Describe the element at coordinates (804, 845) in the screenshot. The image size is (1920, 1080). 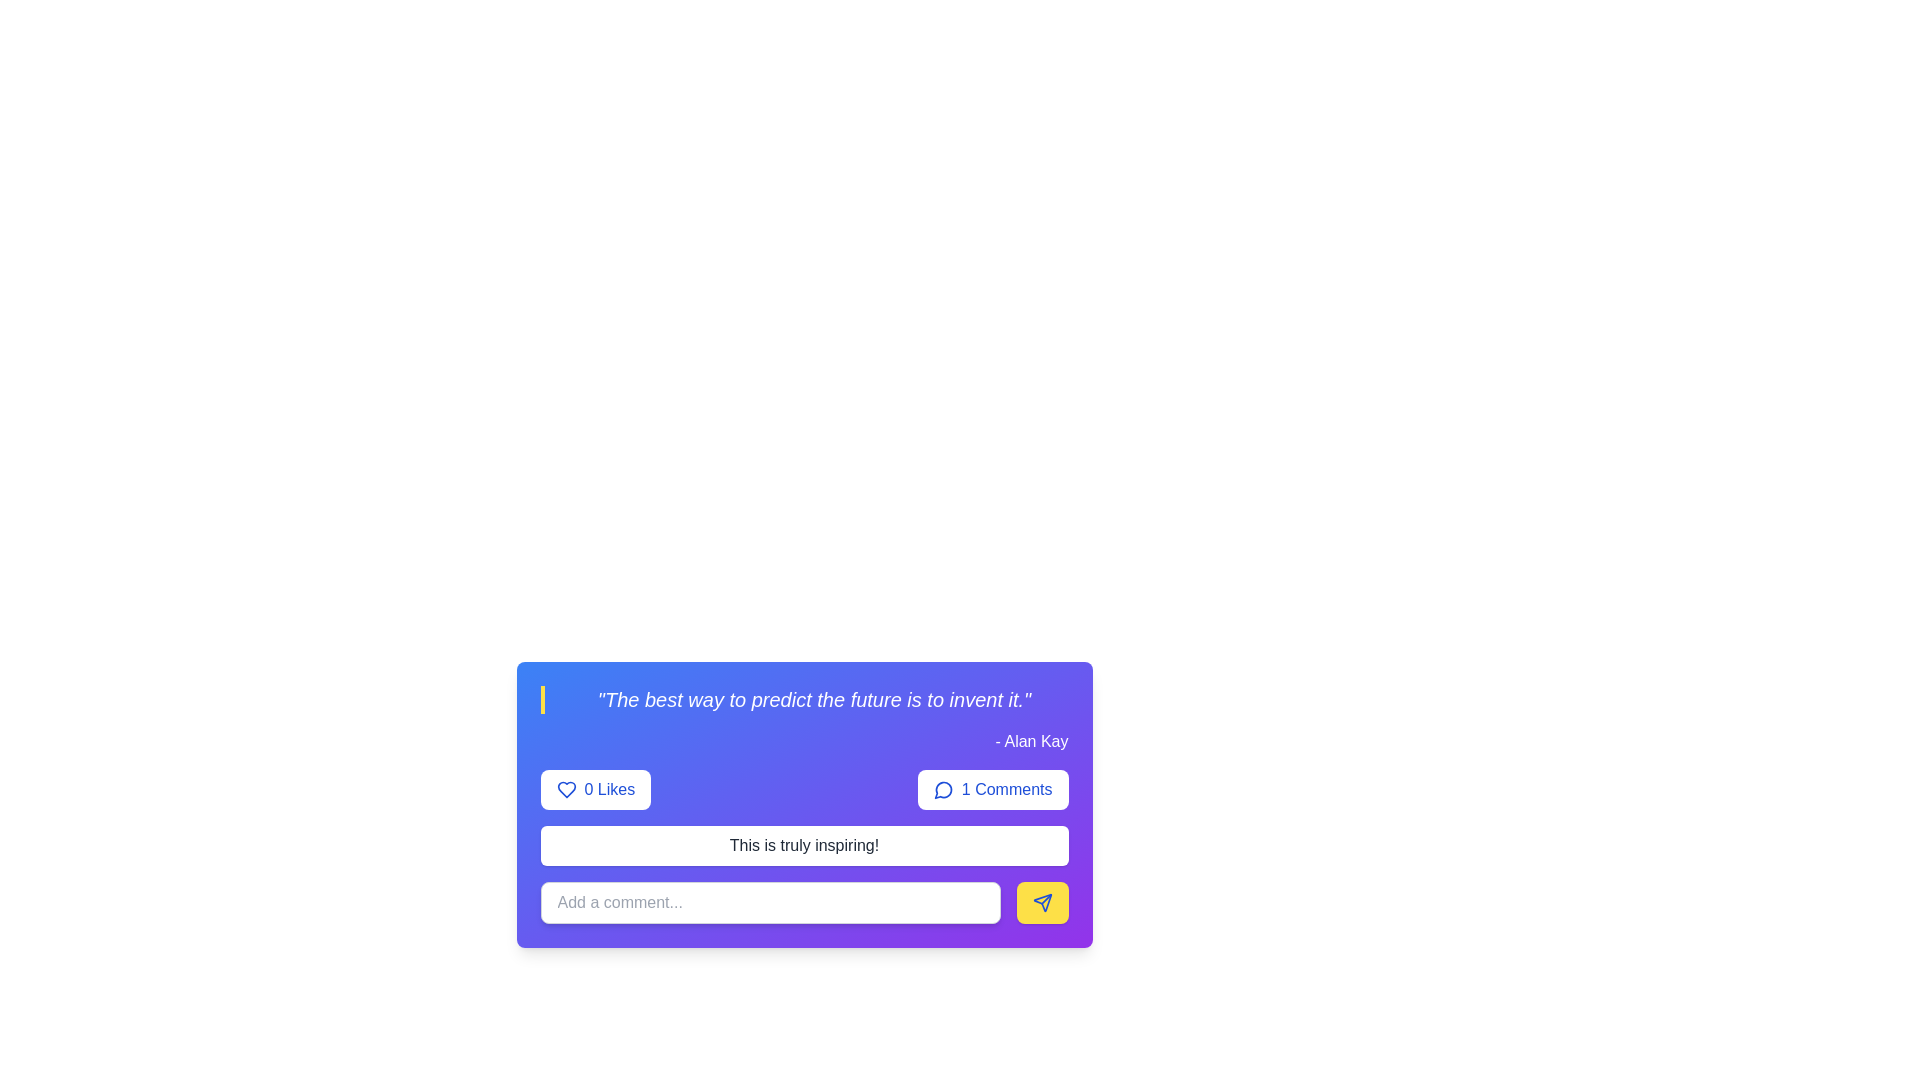
I see `the Text label that displays user comments or reactions, located within a gradient card interface, positioned below the '1 Comments' button and above the comment input field` at that location.